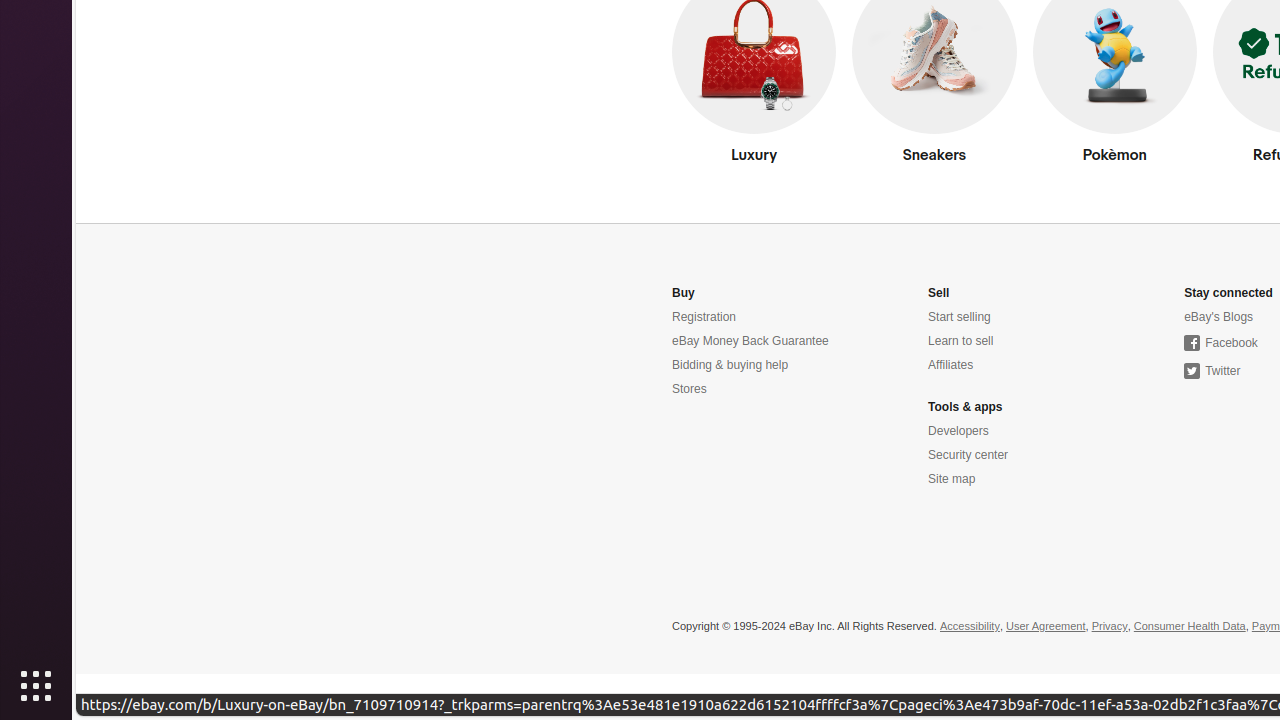 The image size is (1280, 720). What do you see at coordinates (958, 316) in the screenshot?
I see `'Start selling'` at bounding box center [958, 316].